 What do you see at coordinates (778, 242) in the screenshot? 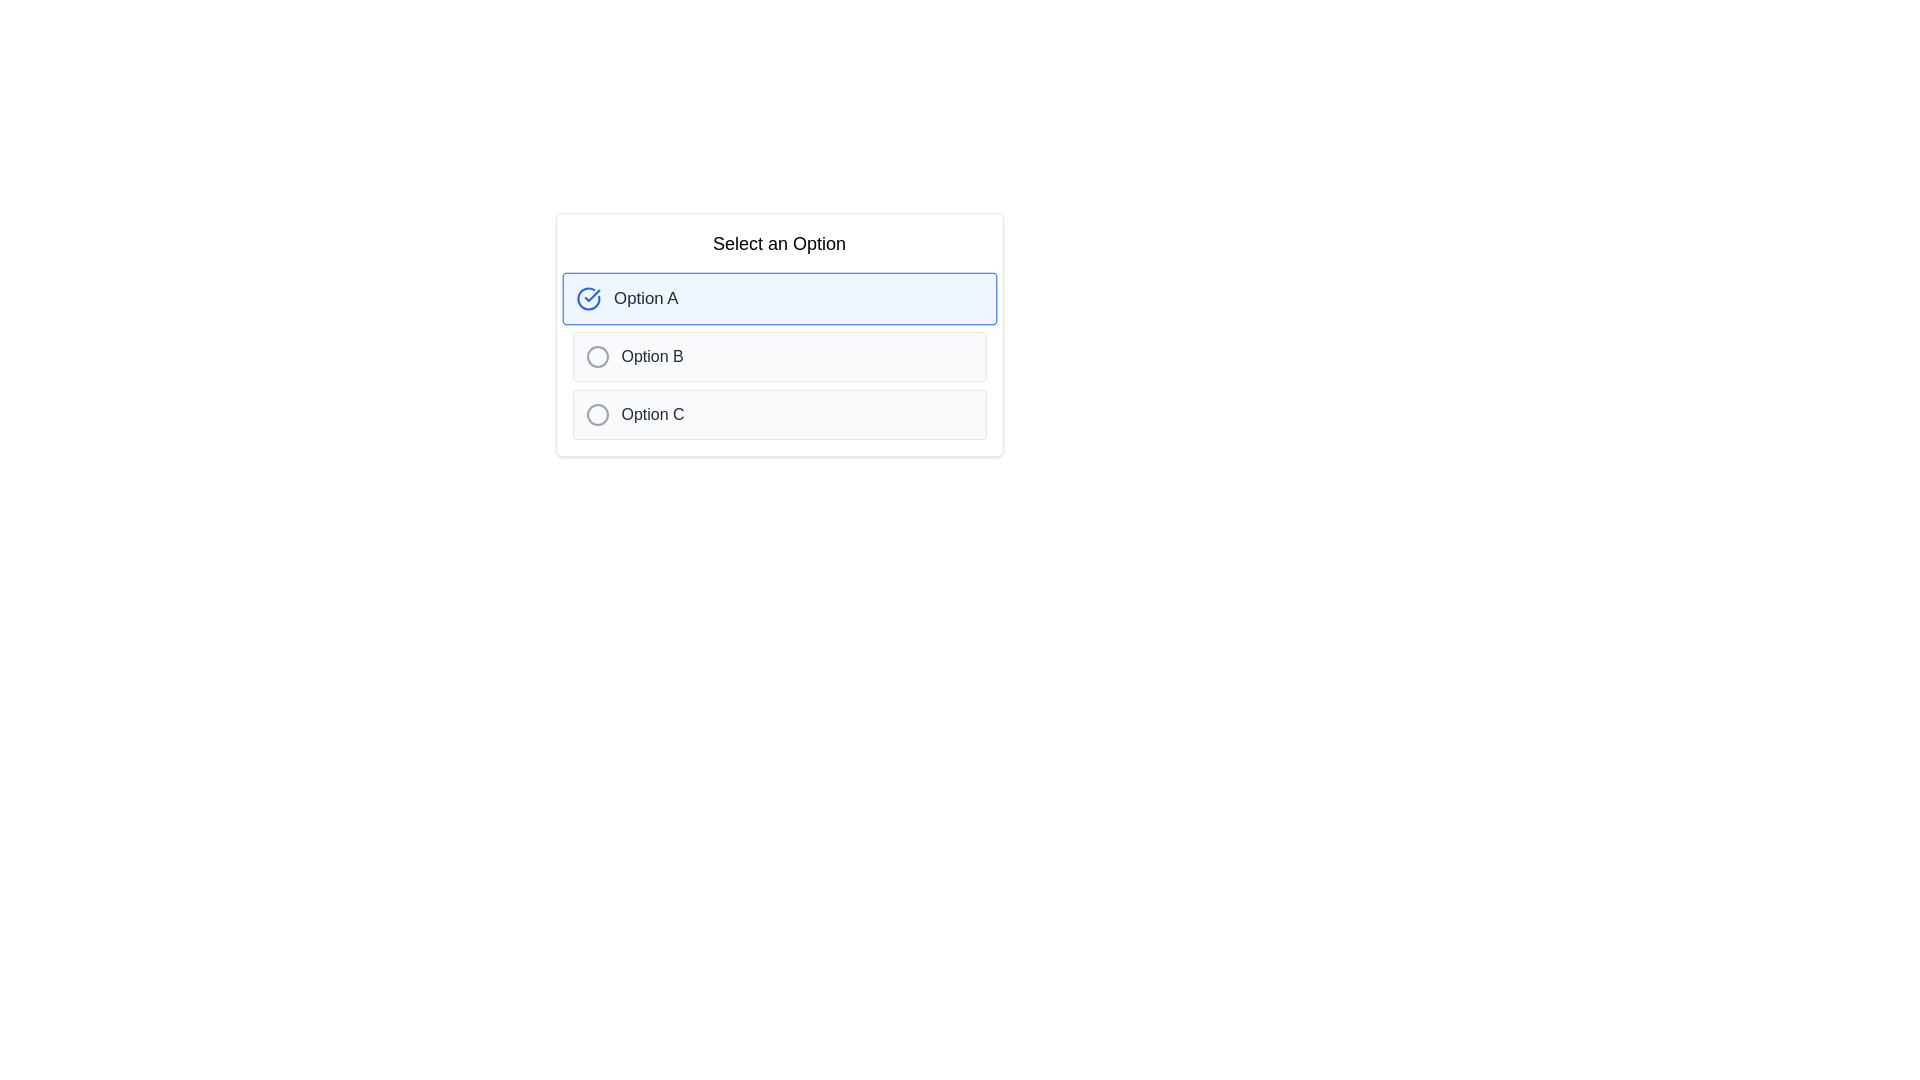
I see `the static text heading that informs the user about the purpose of the following options, located at the top of the options list` at bounding box center [778, 242].